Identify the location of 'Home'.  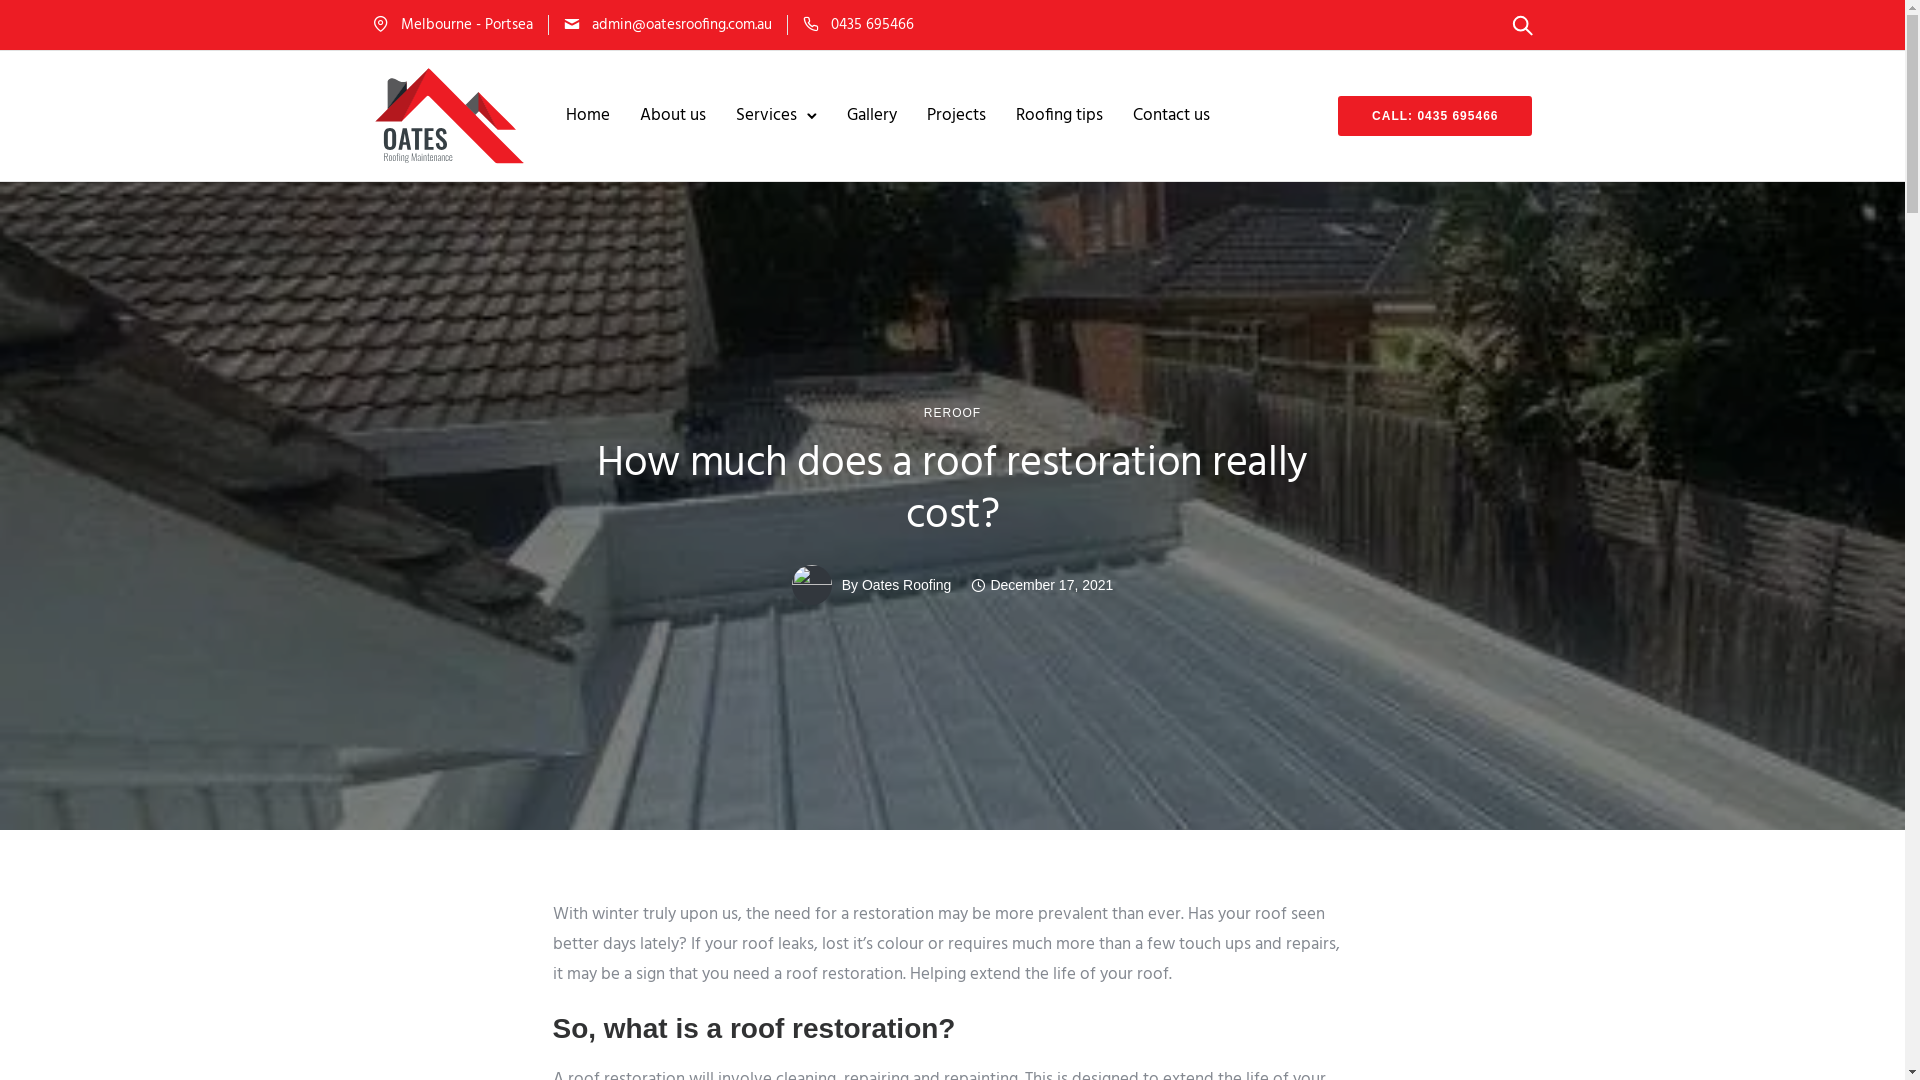
(587, 115).